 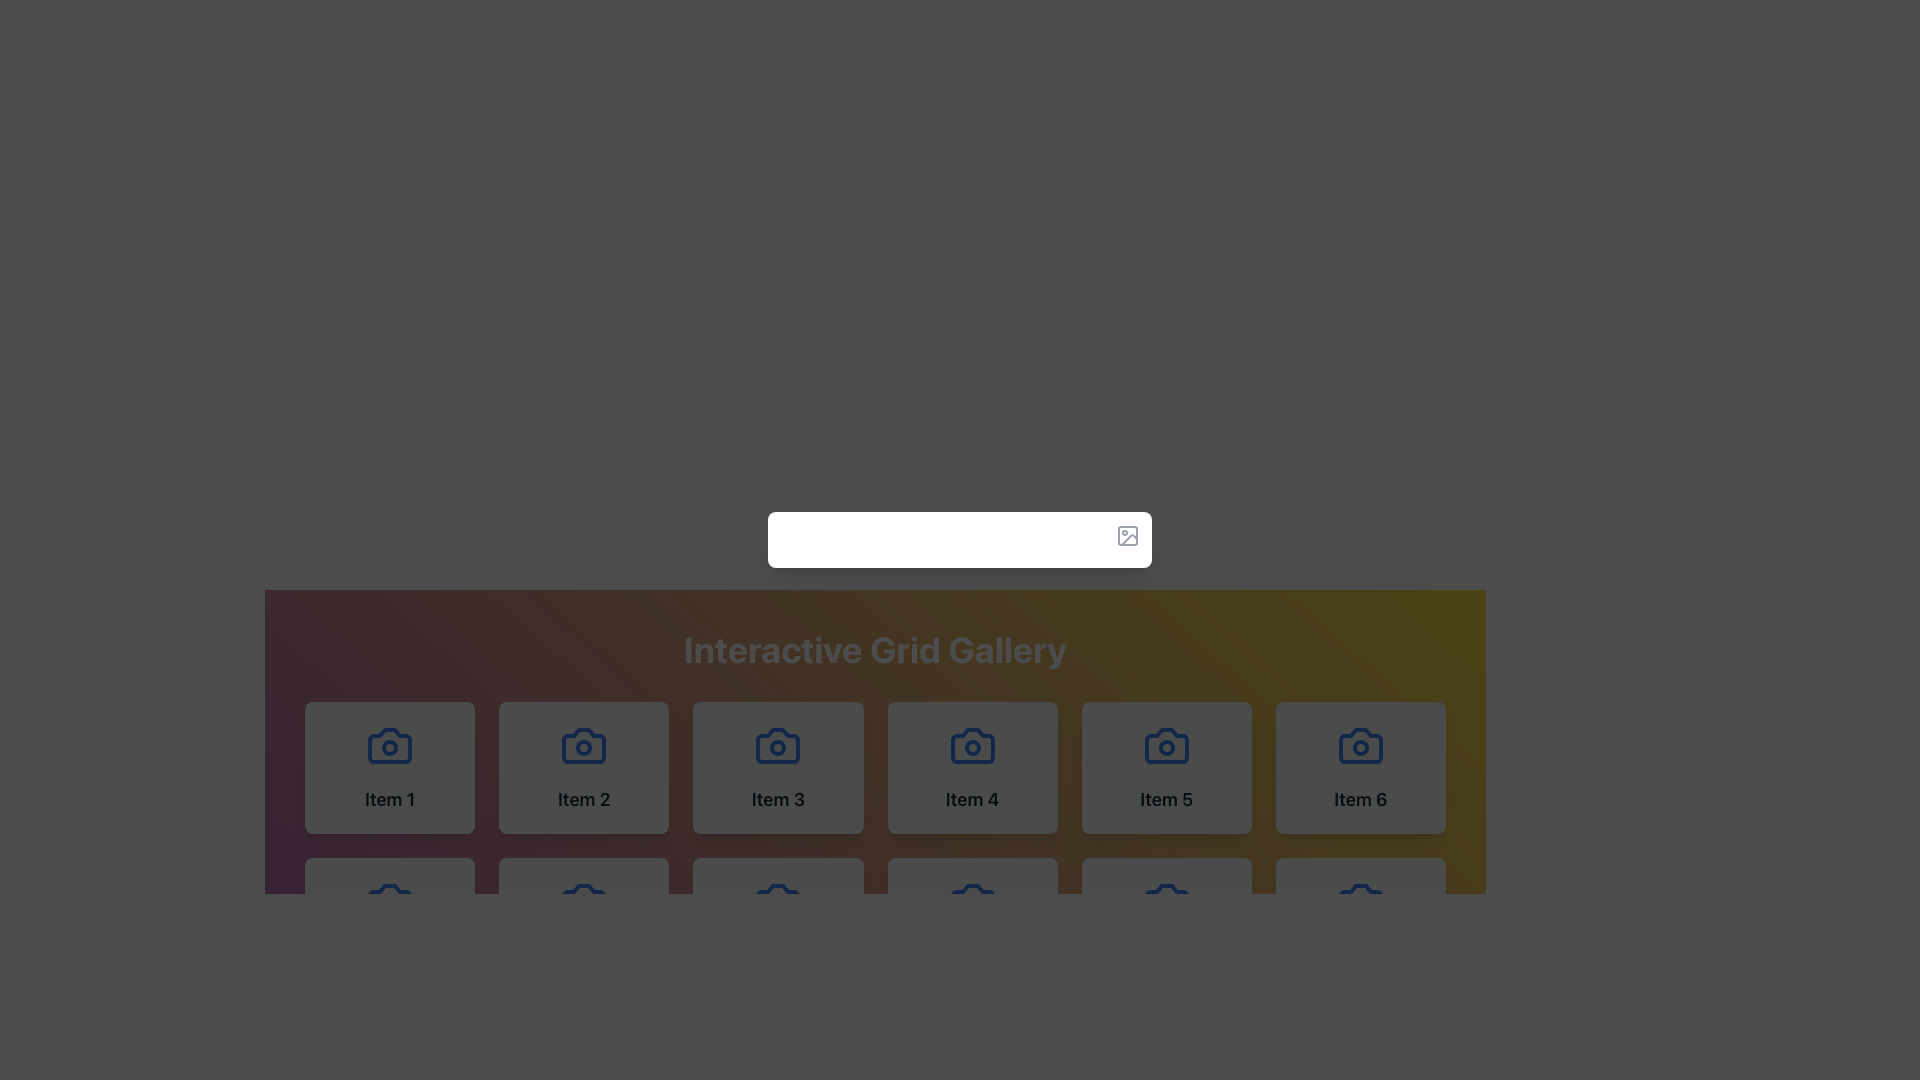 What do you see at coordinates (583, 745) in the screenshot?
I see `the central lens of the camera icon within the 'Item 2' card, which serves a decorative purpose` at bounding box center [583, 745].